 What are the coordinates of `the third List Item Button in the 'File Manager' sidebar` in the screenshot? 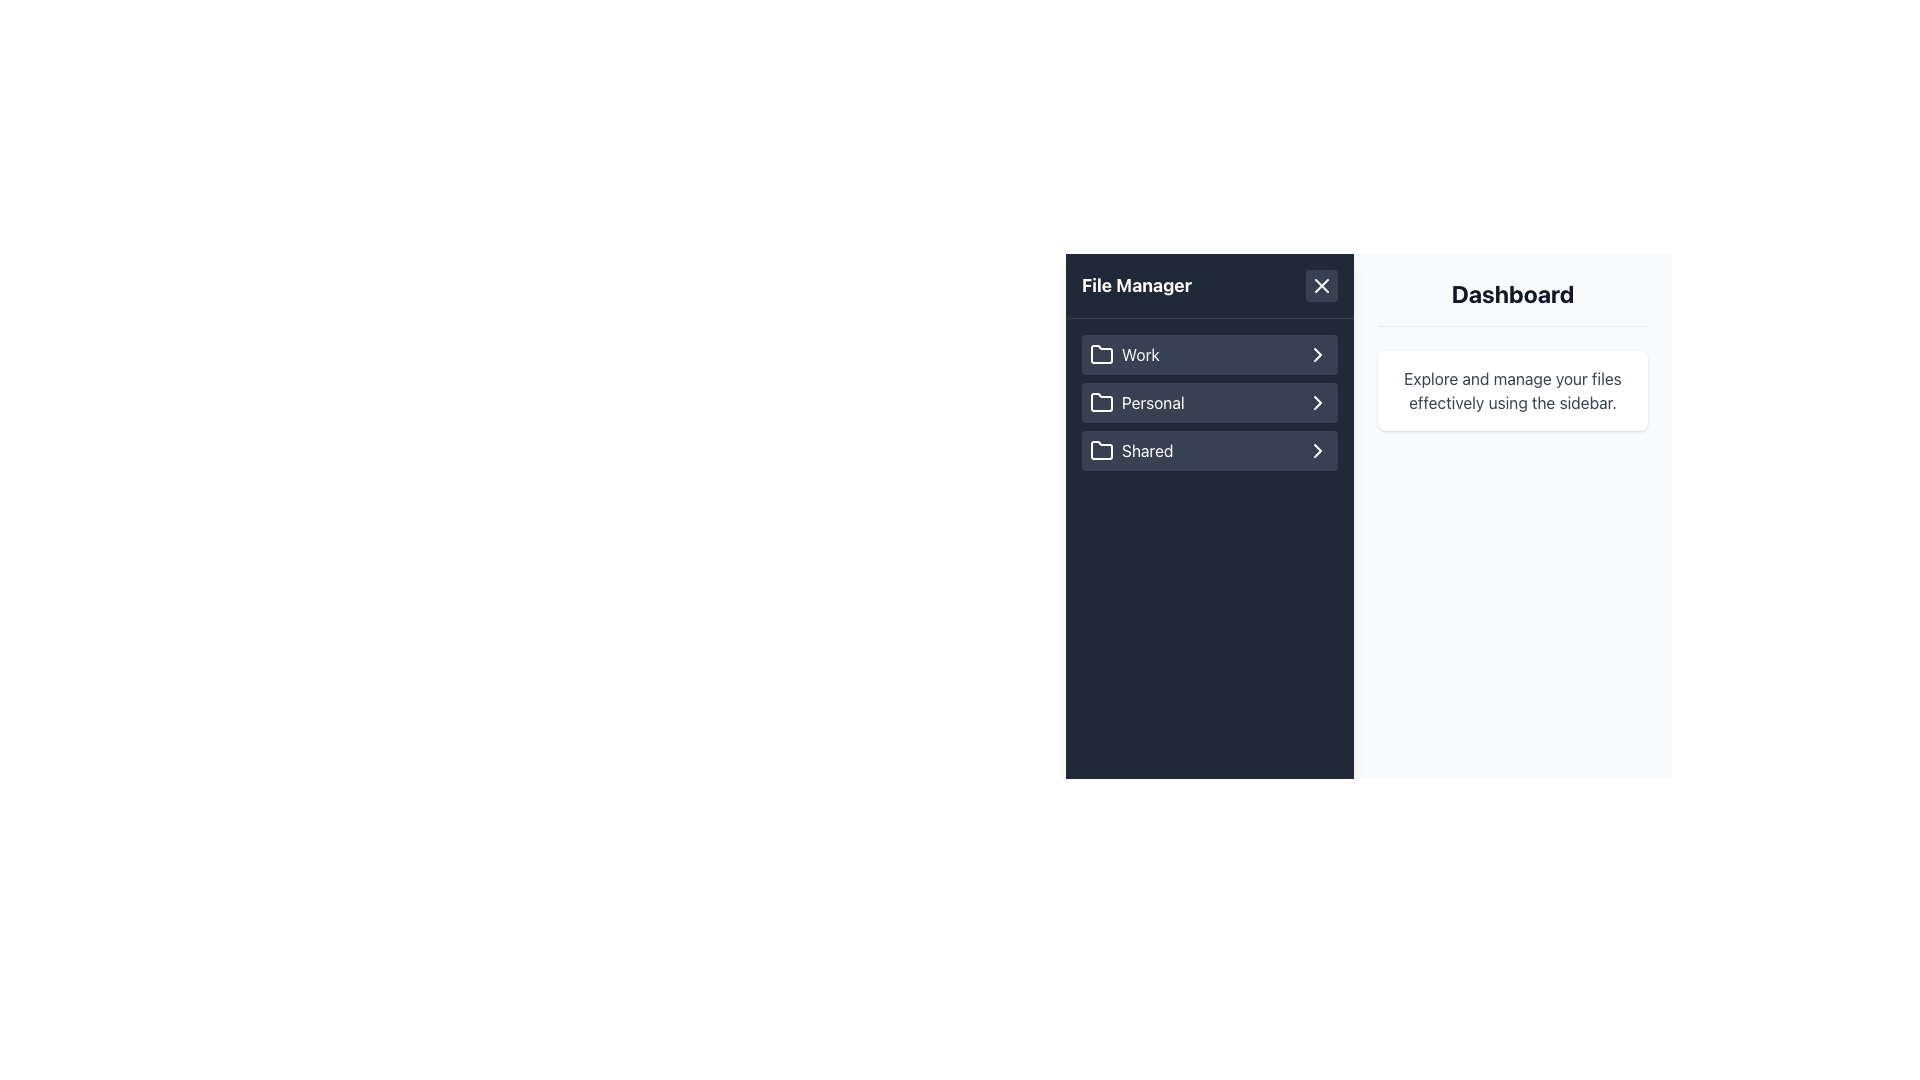 It's located at (1208, 451).